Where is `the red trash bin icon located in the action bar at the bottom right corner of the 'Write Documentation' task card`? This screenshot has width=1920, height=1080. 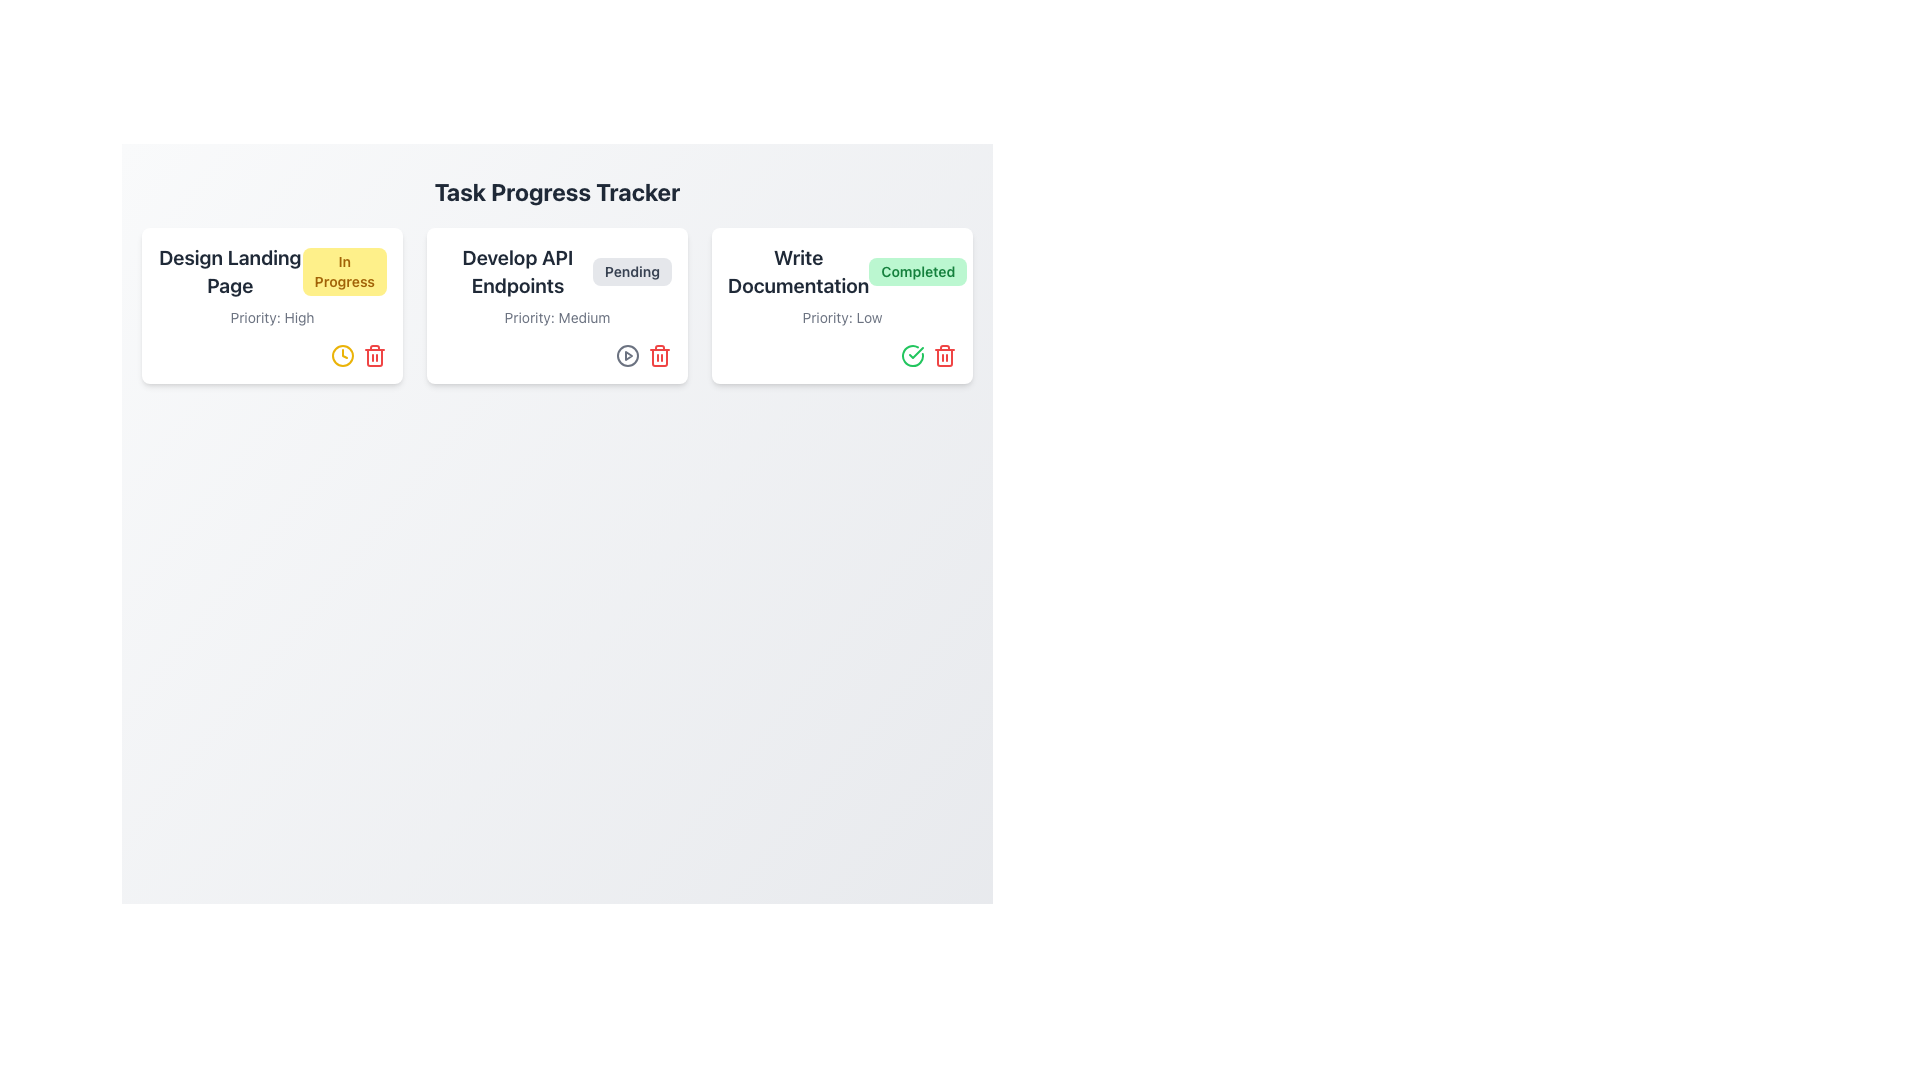
the red trash bin icon located in the action bar at the bottom right corner of the 'Write Documentation' task card is located at coordinates (842, 354).